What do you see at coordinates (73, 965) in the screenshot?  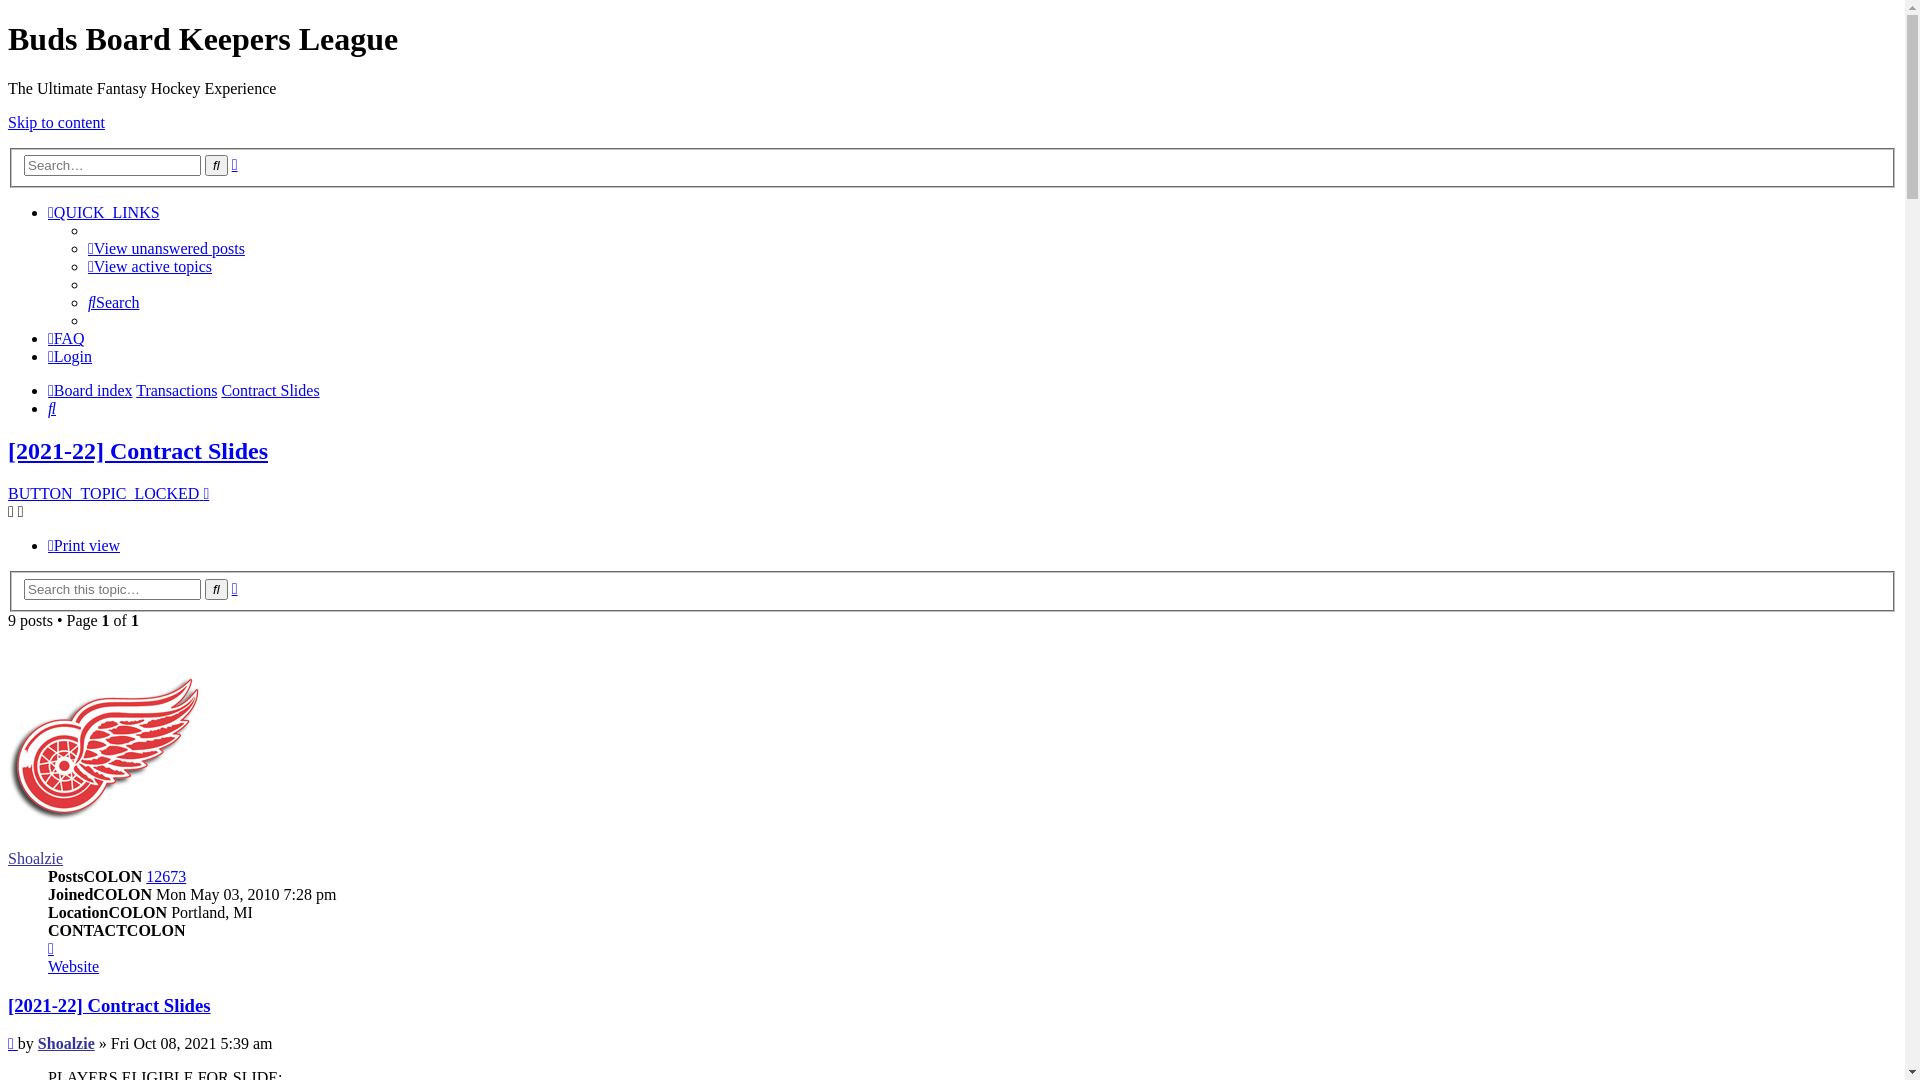 I see `'Website'` at bounding box center [73, 965].